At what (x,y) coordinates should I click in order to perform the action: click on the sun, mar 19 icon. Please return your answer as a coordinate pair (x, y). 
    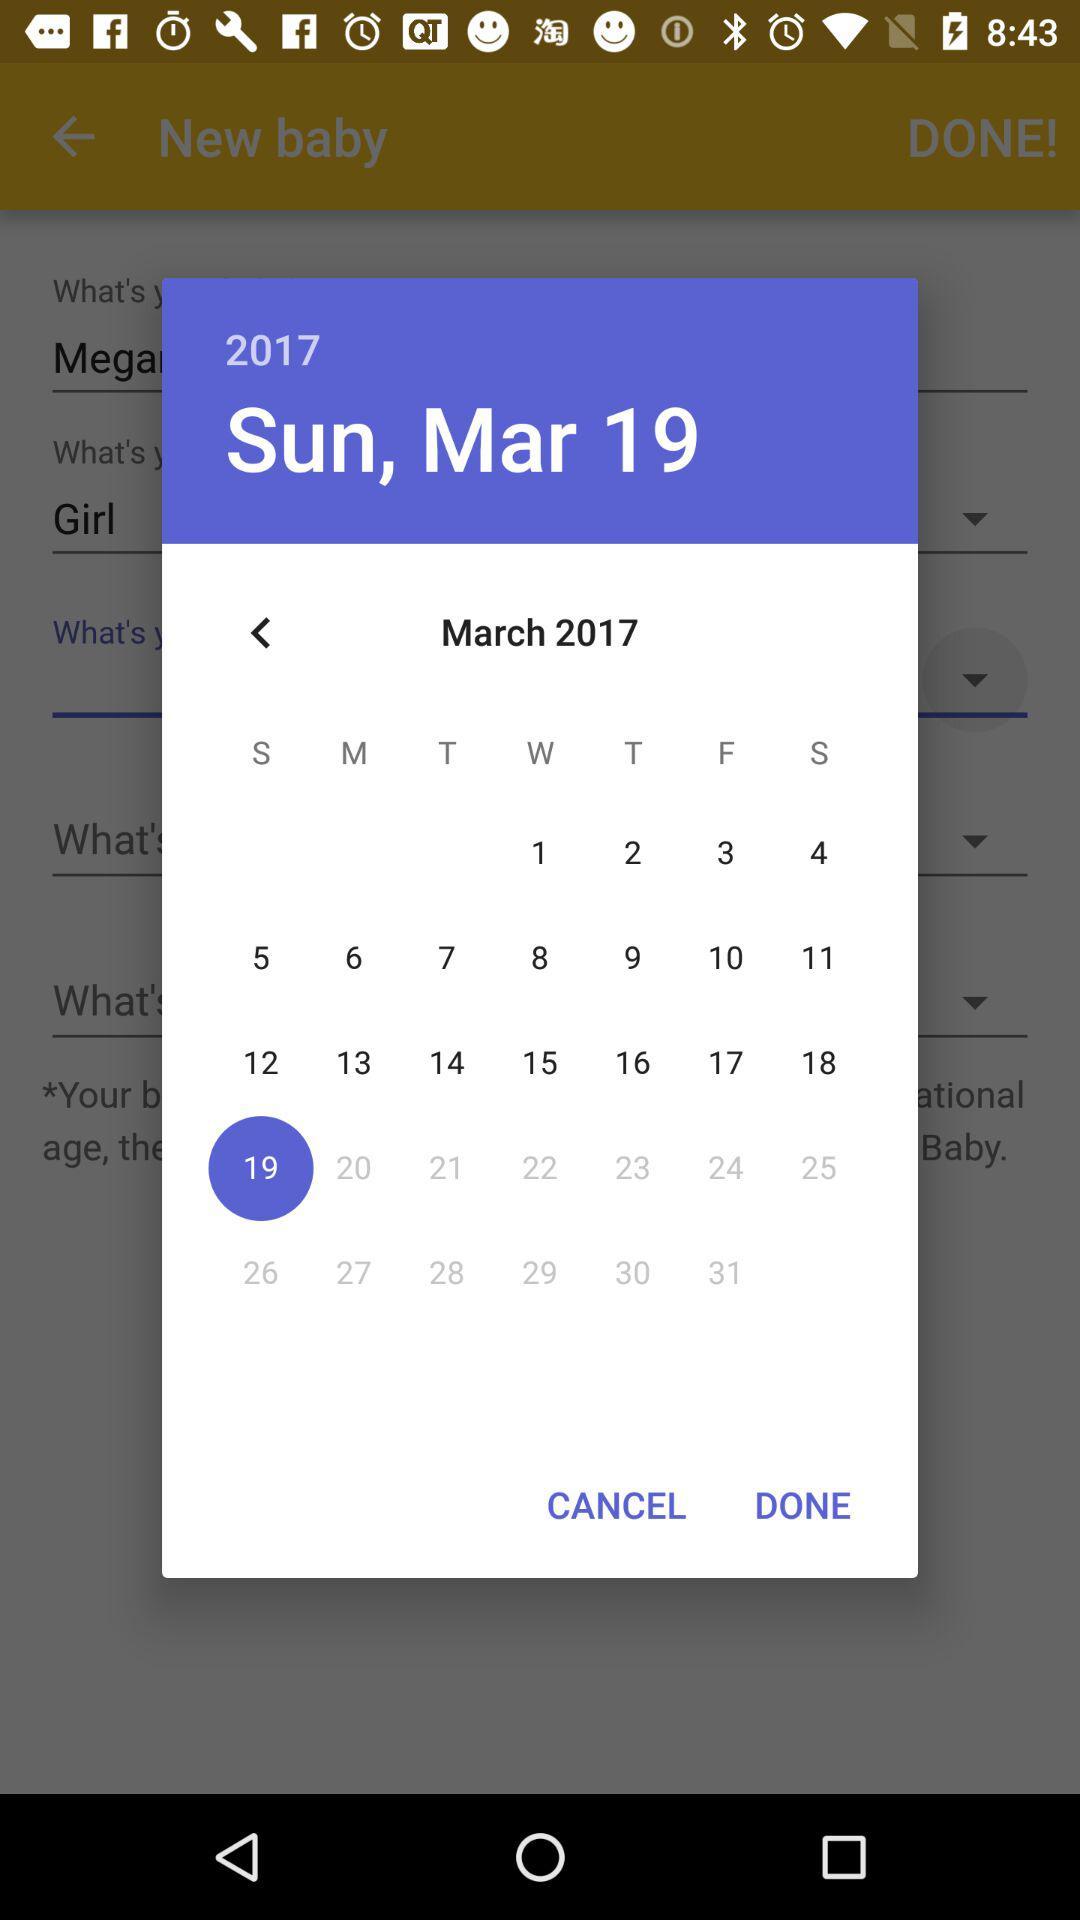
    Looking at the image, I should click on (463, 435).